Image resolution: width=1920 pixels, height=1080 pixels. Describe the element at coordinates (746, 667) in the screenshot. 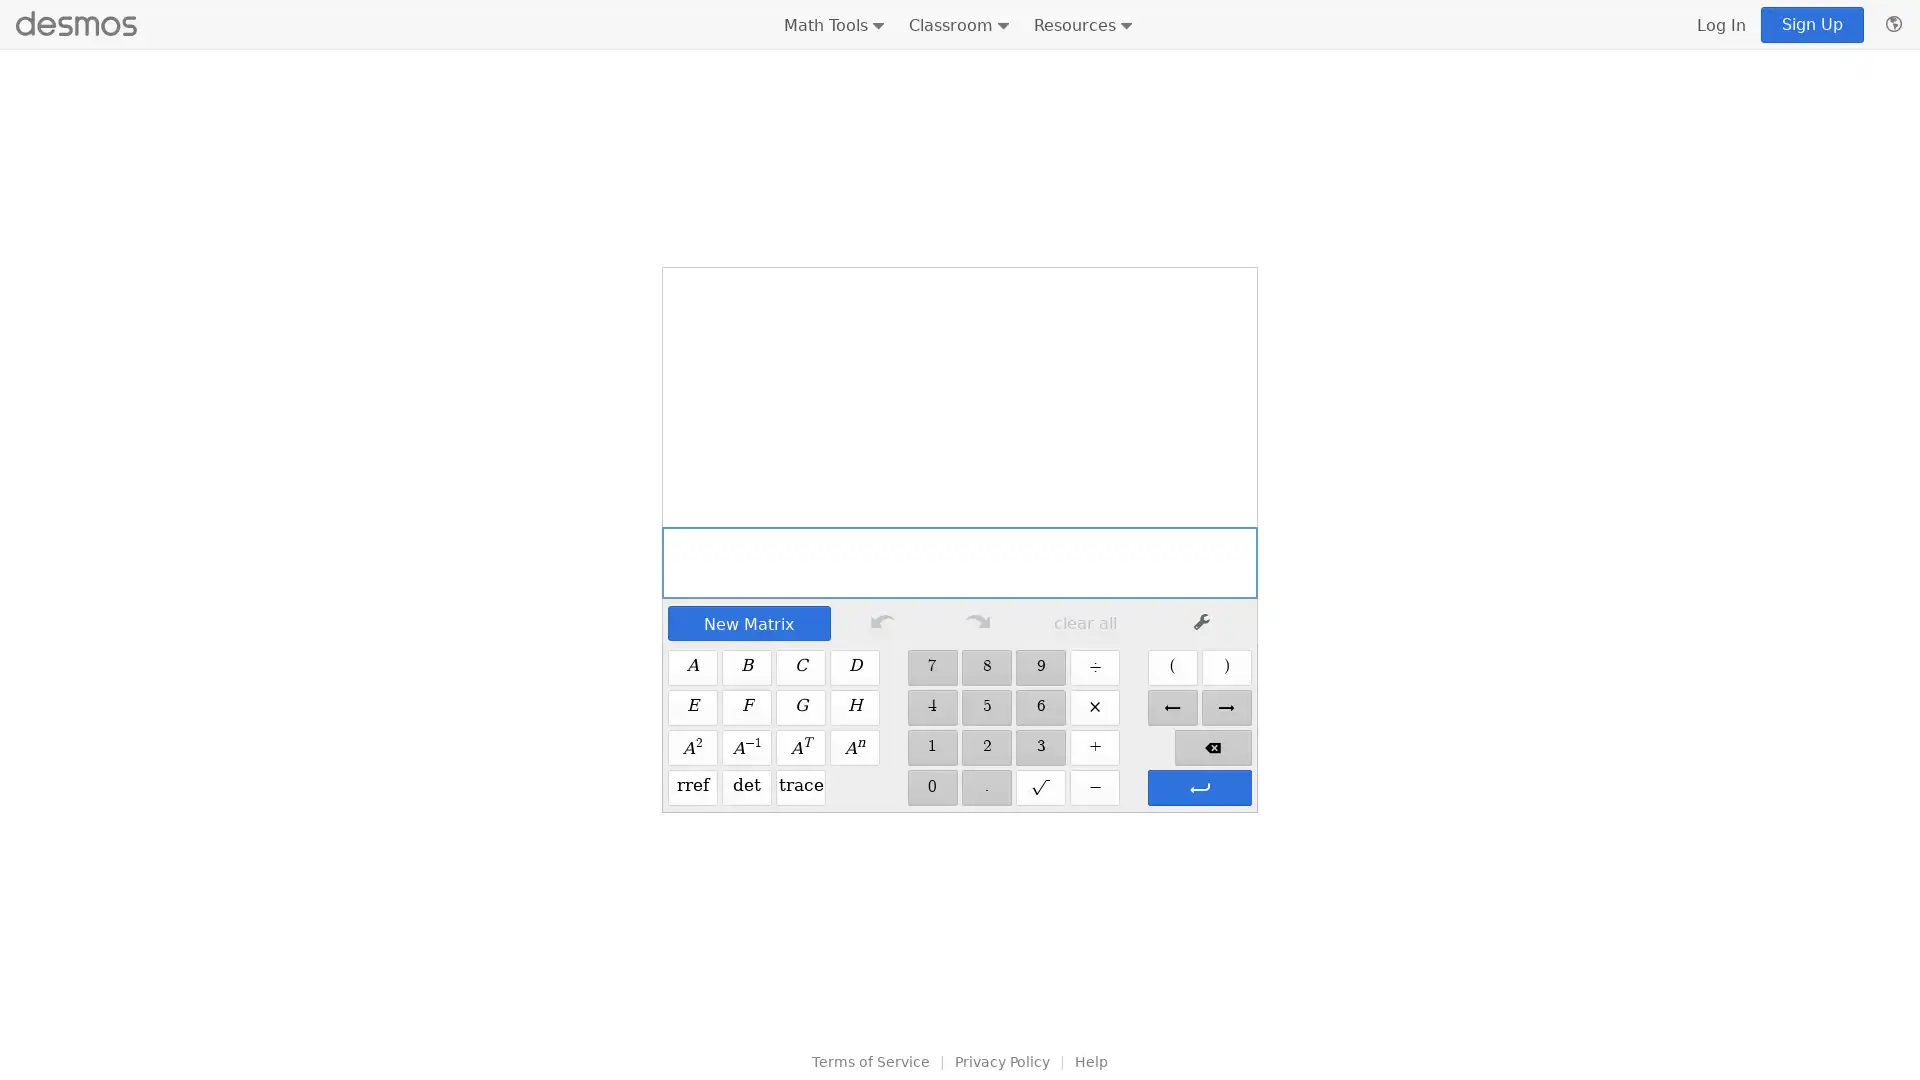

I see `B` at that location.